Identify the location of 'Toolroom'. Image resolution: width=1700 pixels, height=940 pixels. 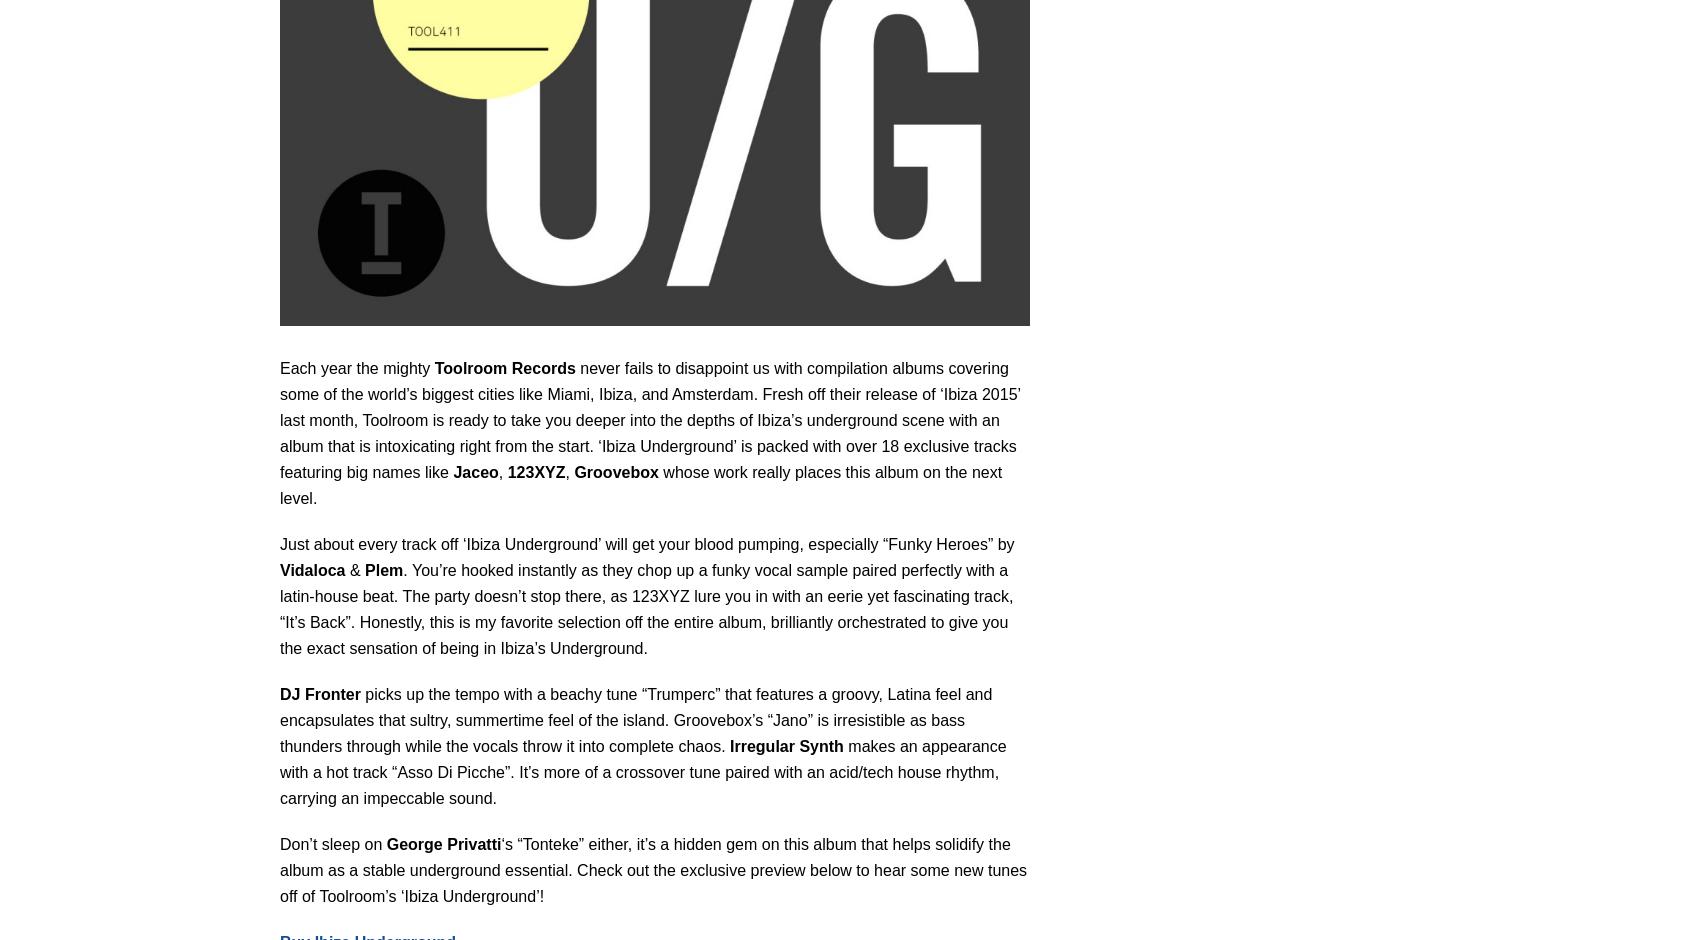
(434, 366).